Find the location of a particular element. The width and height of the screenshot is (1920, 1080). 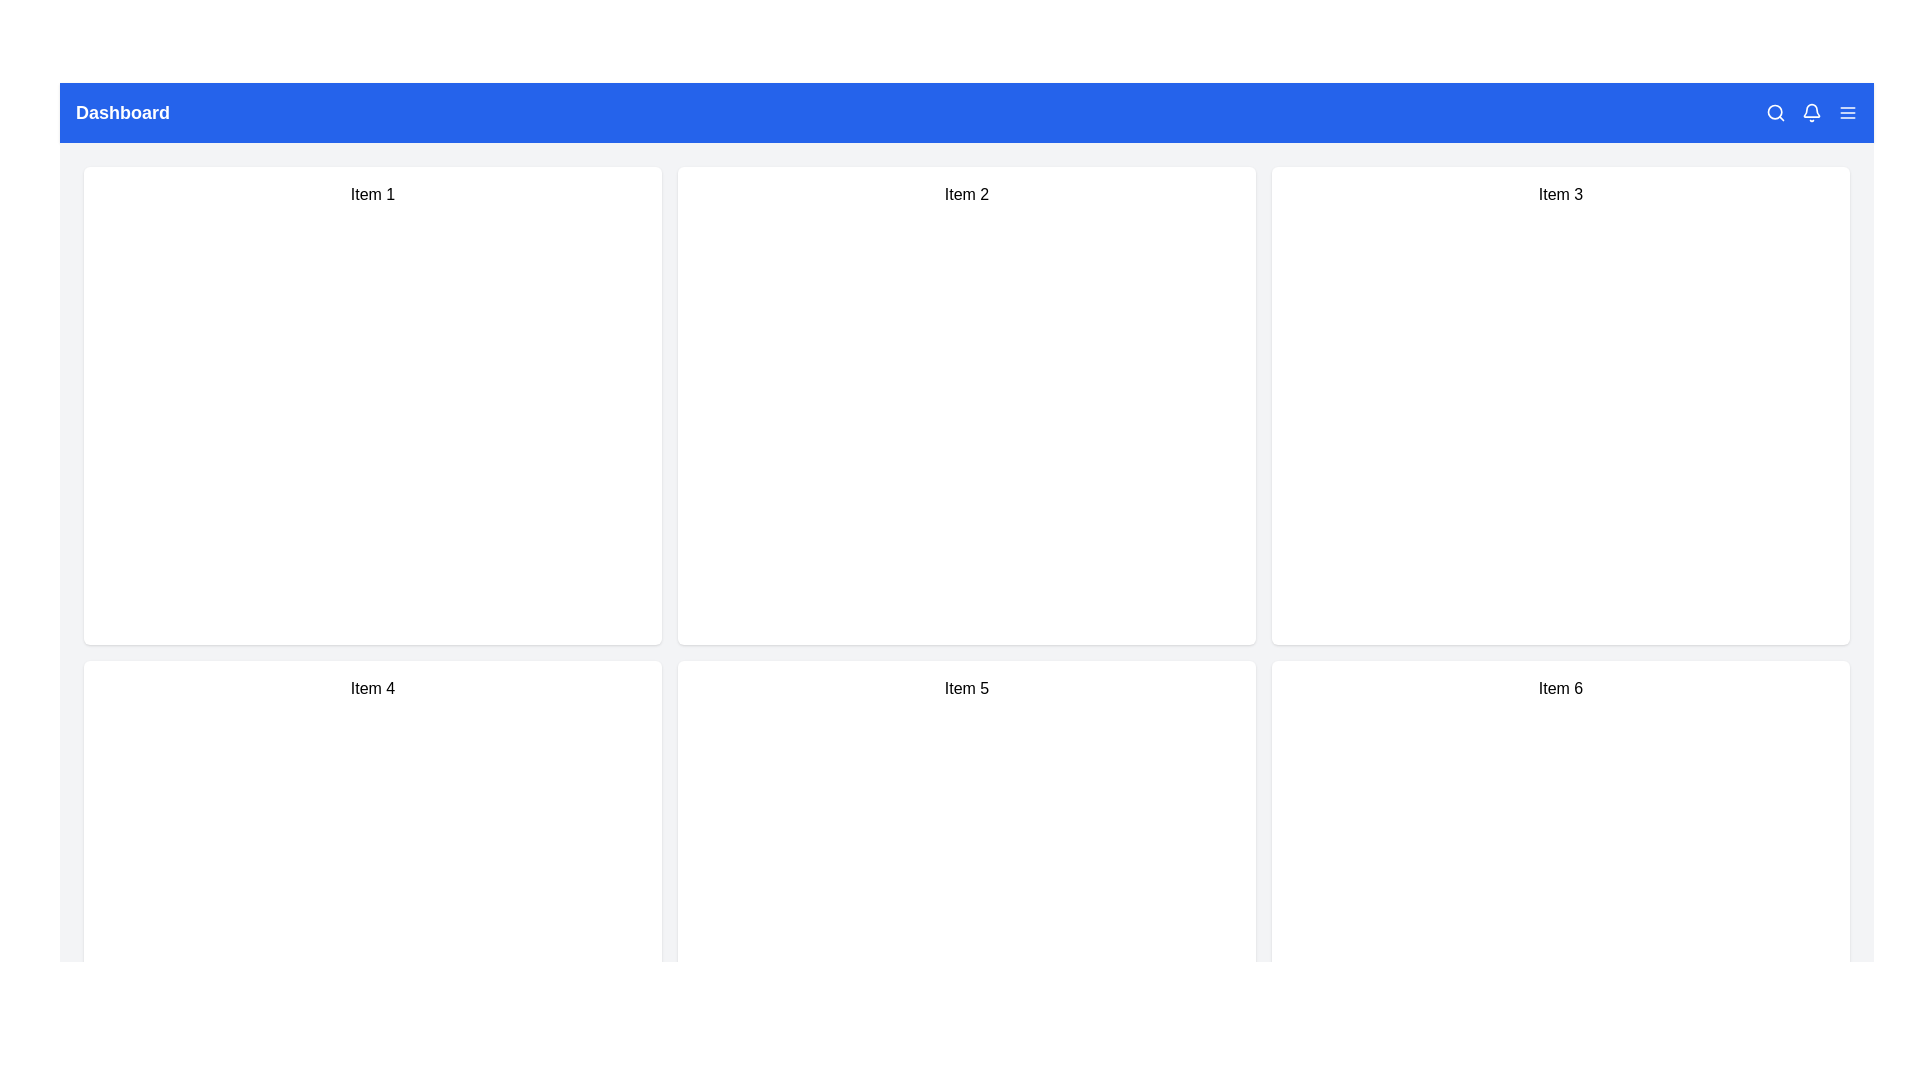

the grouping of three icons located on the right side of the blue header, which includes a magnifying glass, a bell, and a hamburger menu is located at coordinates (1811, 112).